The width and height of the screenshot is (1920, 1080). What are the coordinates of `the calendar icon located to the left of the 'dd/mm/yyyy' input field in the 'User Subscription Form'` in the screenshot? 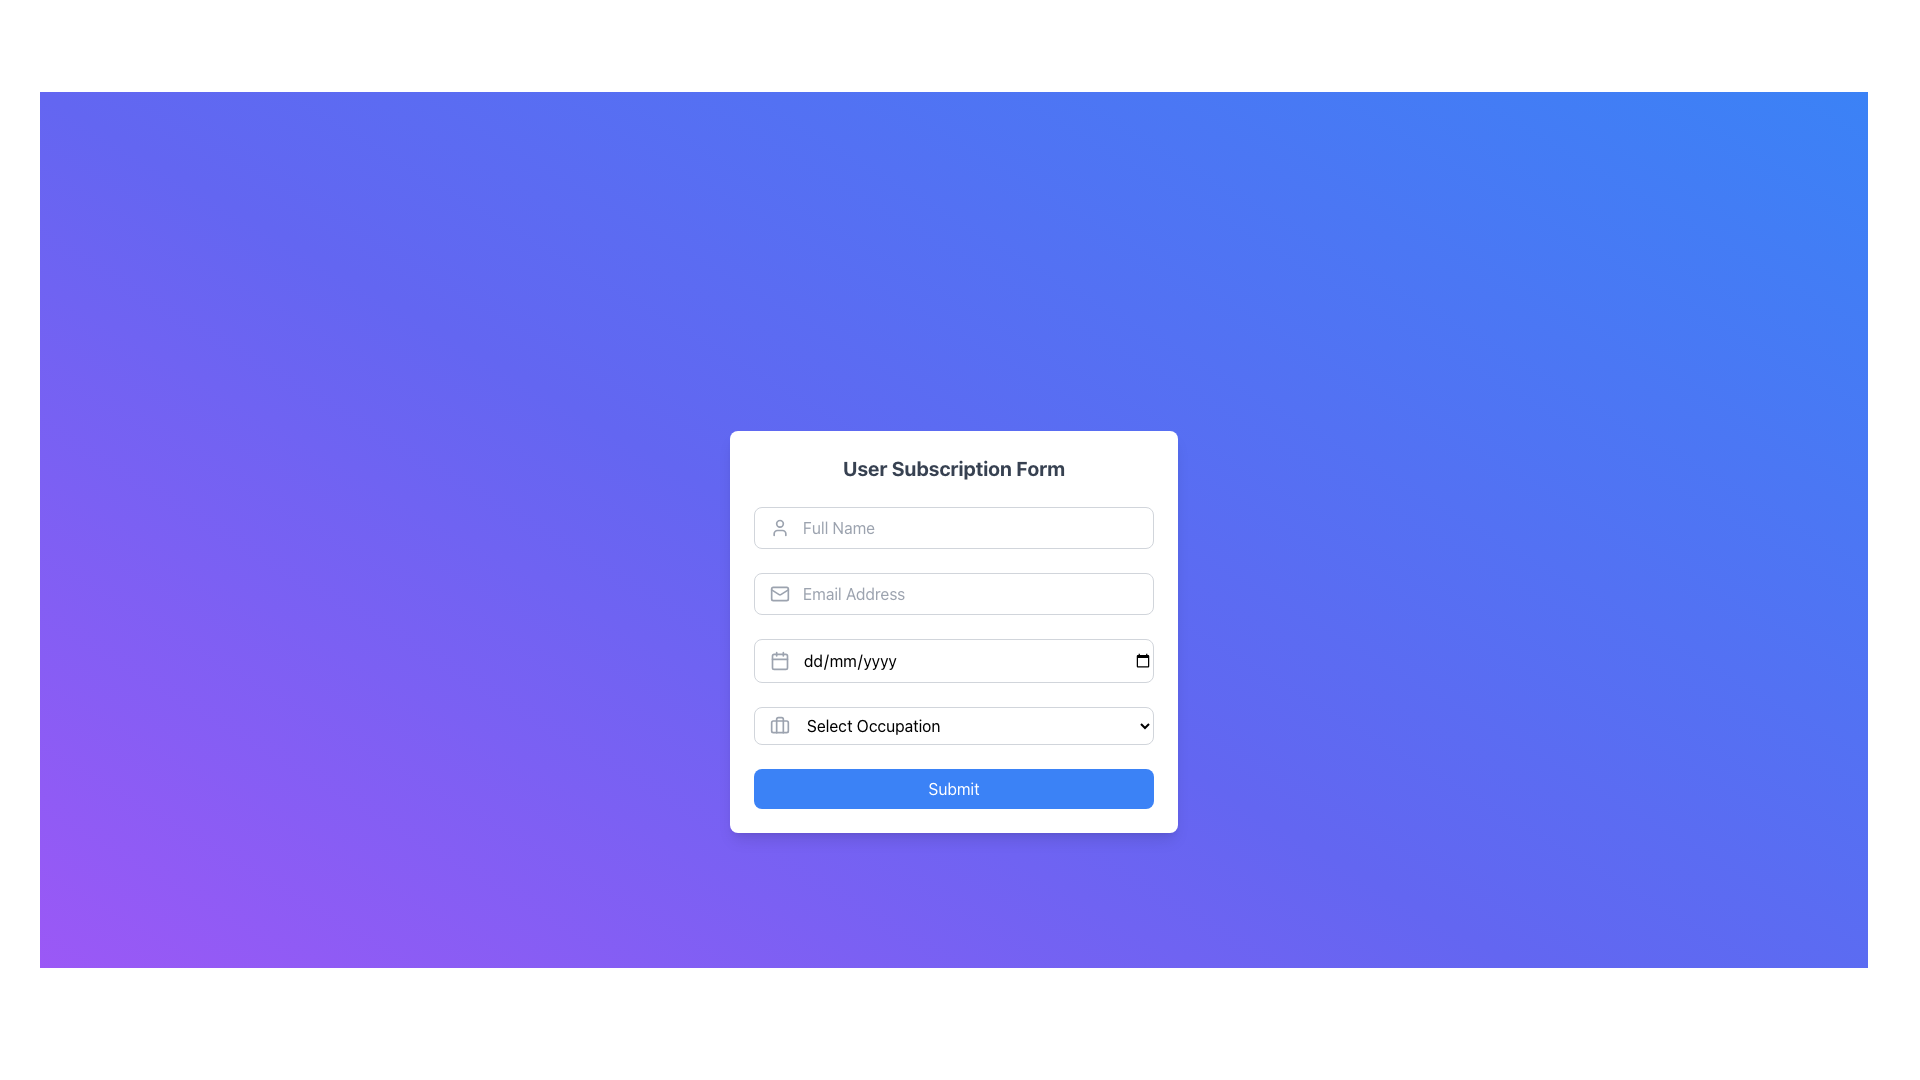 It's located at (778, 660).